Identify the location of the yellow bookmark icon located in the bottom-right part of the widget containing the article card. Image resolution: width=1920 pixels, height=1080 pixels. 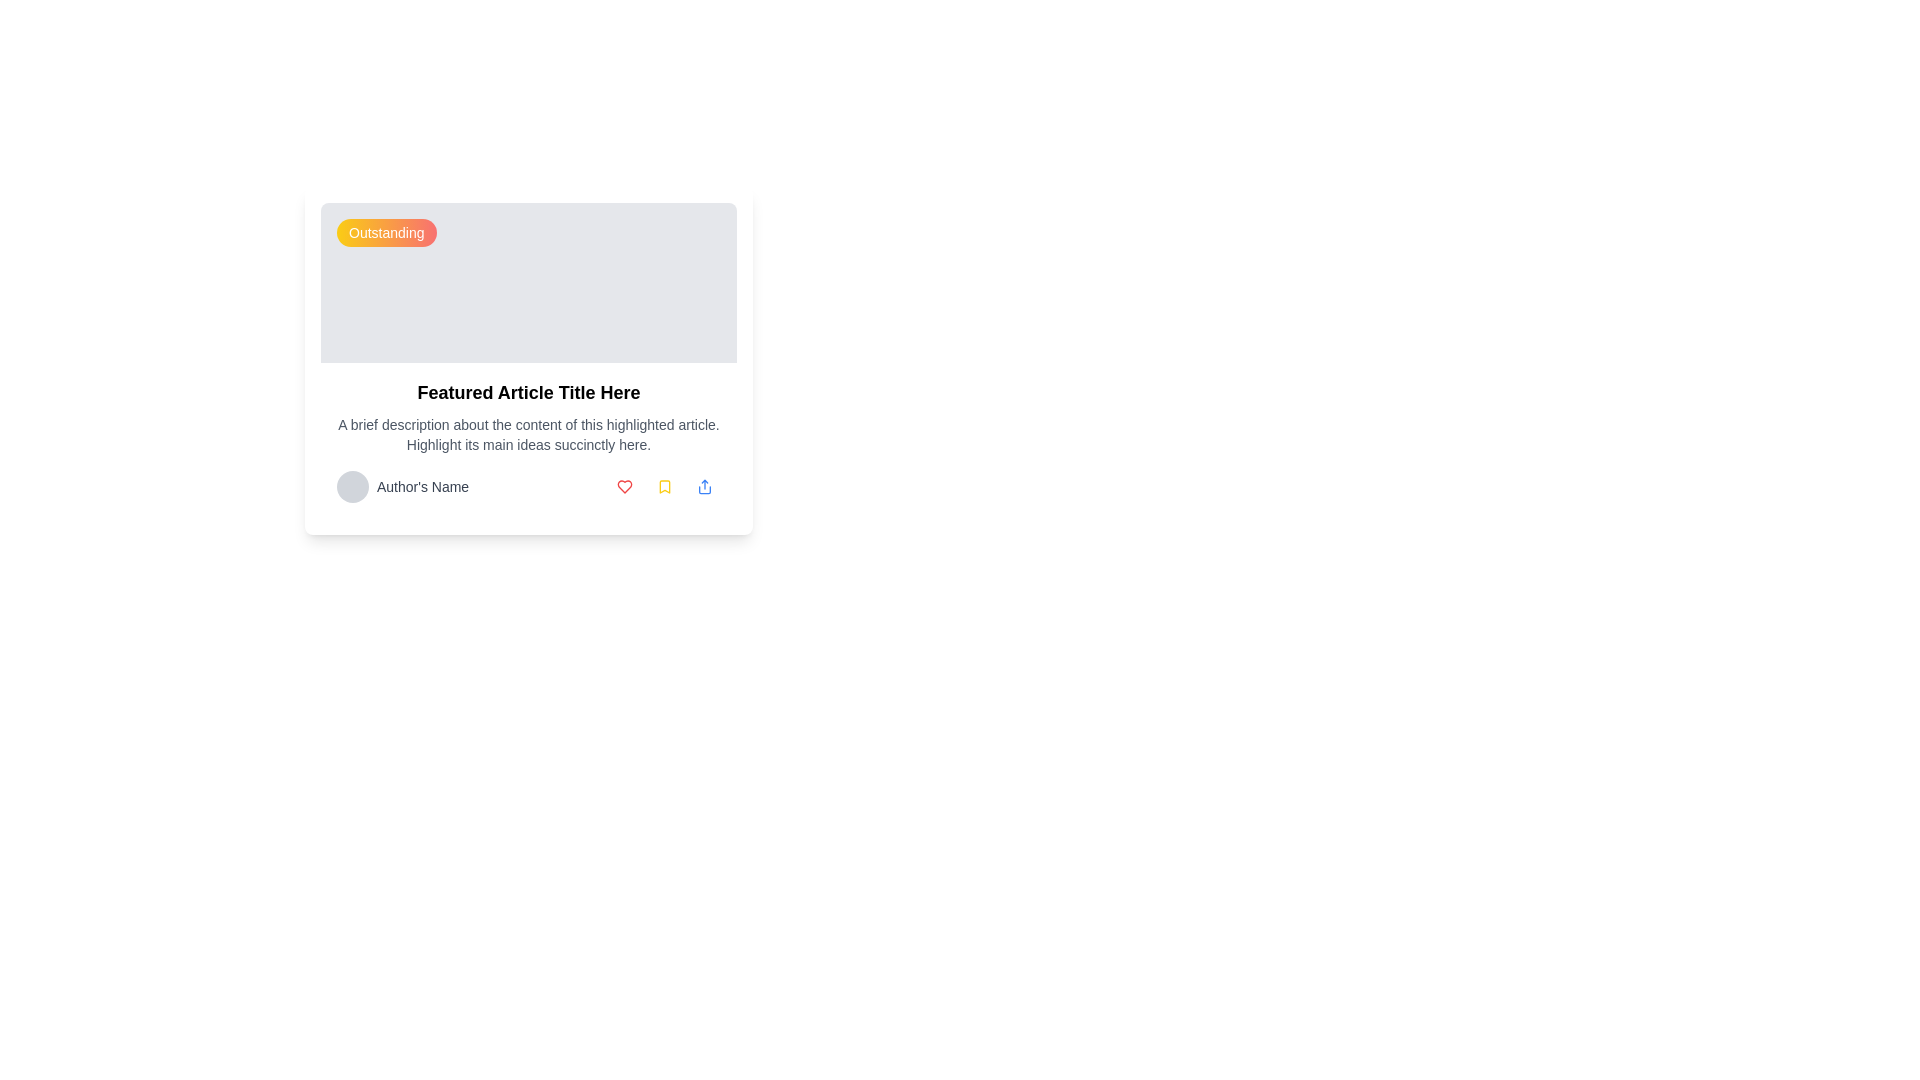
(665, 486).